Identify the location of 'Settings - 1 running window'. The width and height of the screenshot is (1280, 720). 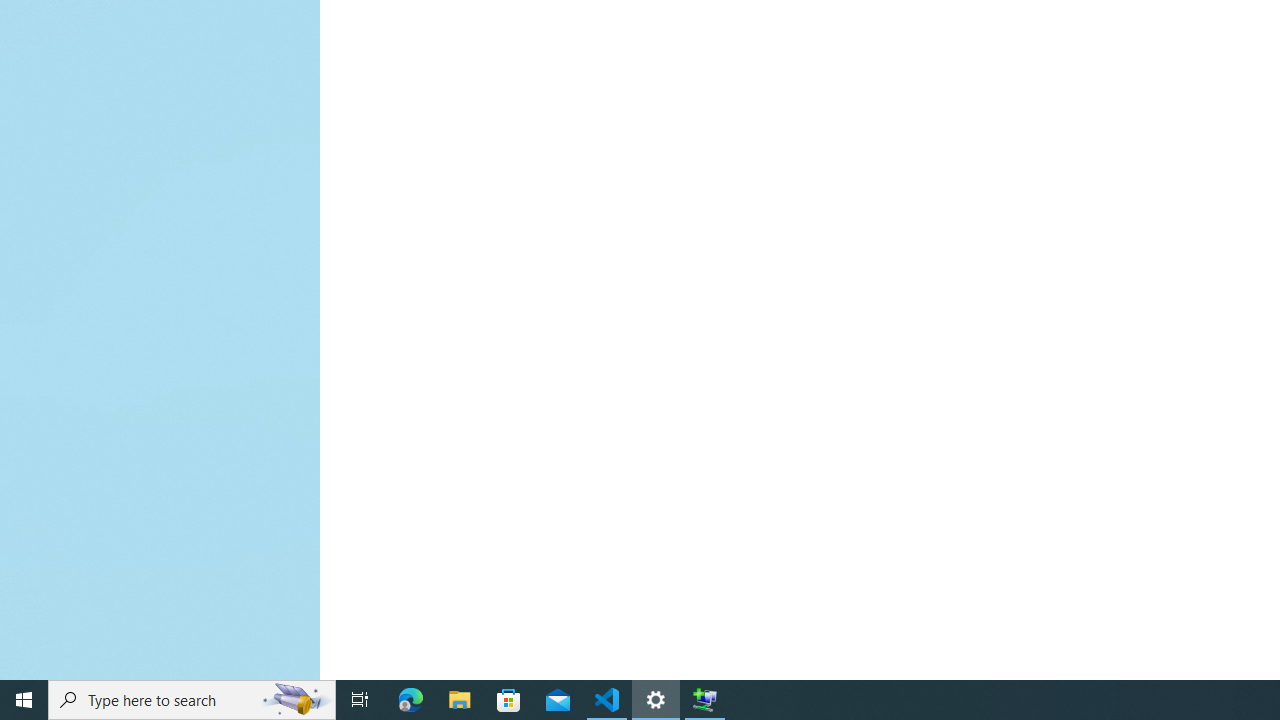
(656, 698).